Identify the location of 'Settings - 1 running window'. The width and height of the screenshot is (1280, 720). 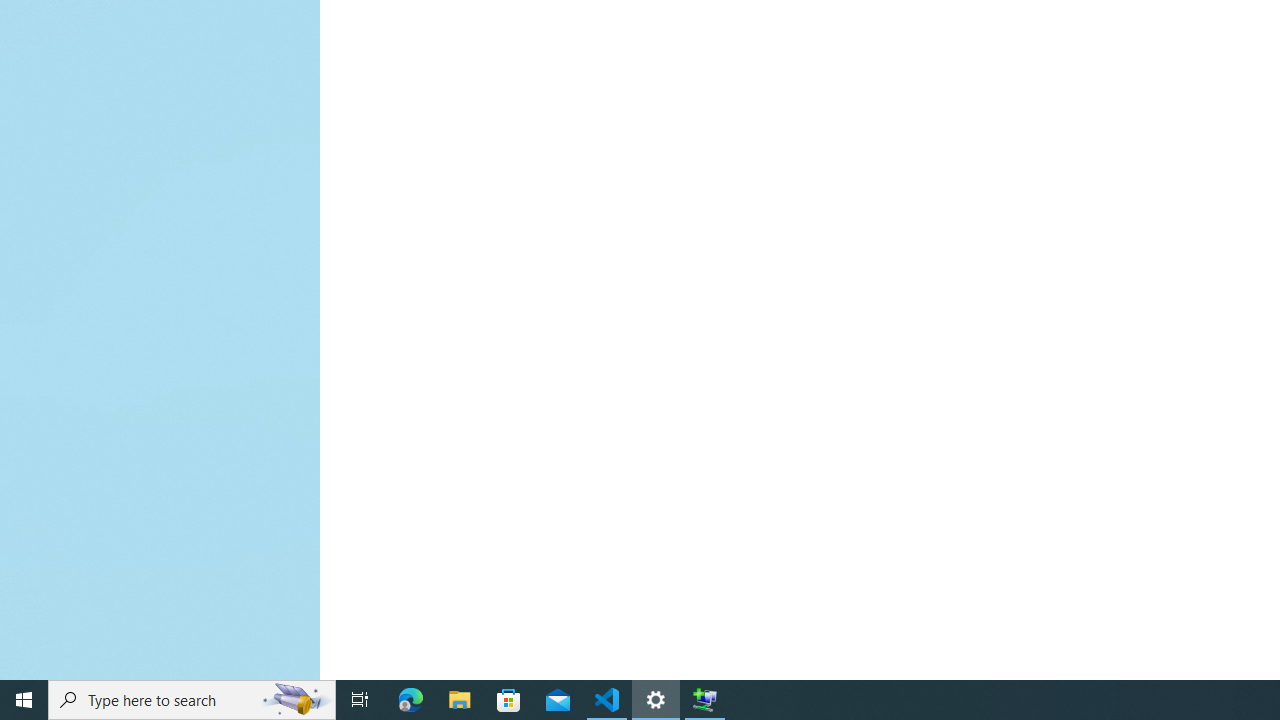
(656, 698).